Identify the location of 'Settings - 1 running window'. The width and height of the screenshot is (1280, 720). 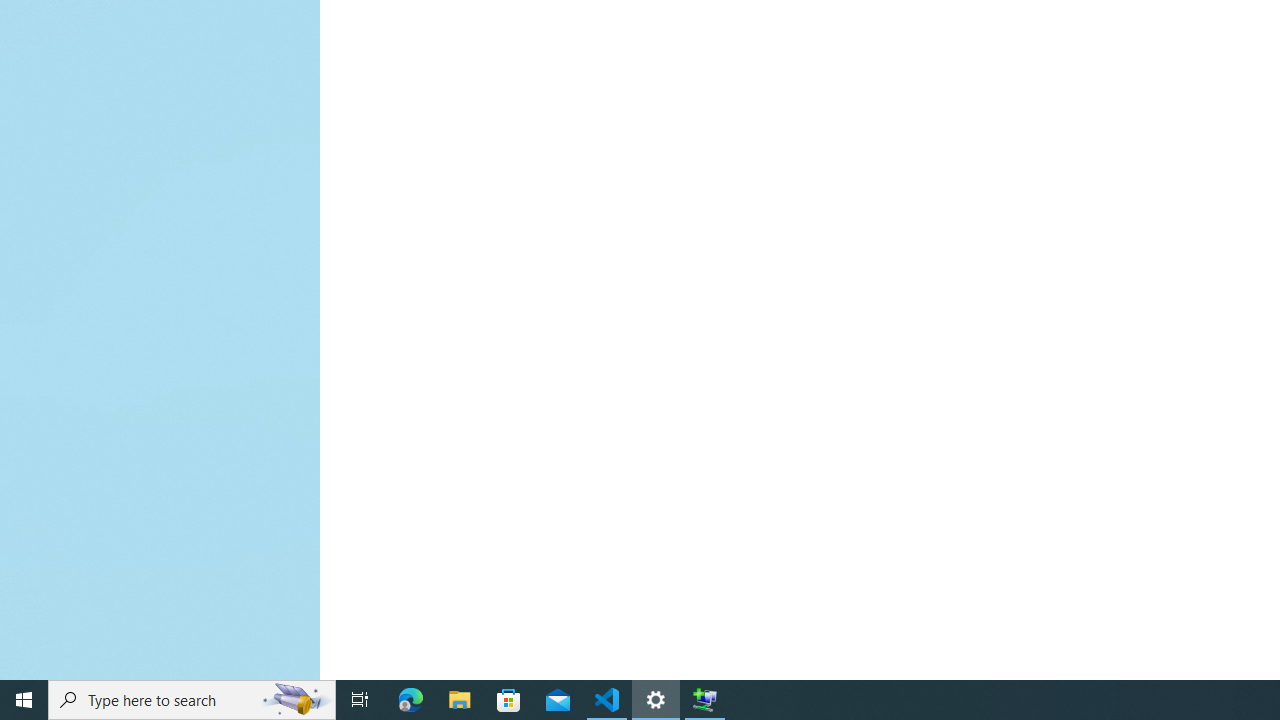
(656, 698).